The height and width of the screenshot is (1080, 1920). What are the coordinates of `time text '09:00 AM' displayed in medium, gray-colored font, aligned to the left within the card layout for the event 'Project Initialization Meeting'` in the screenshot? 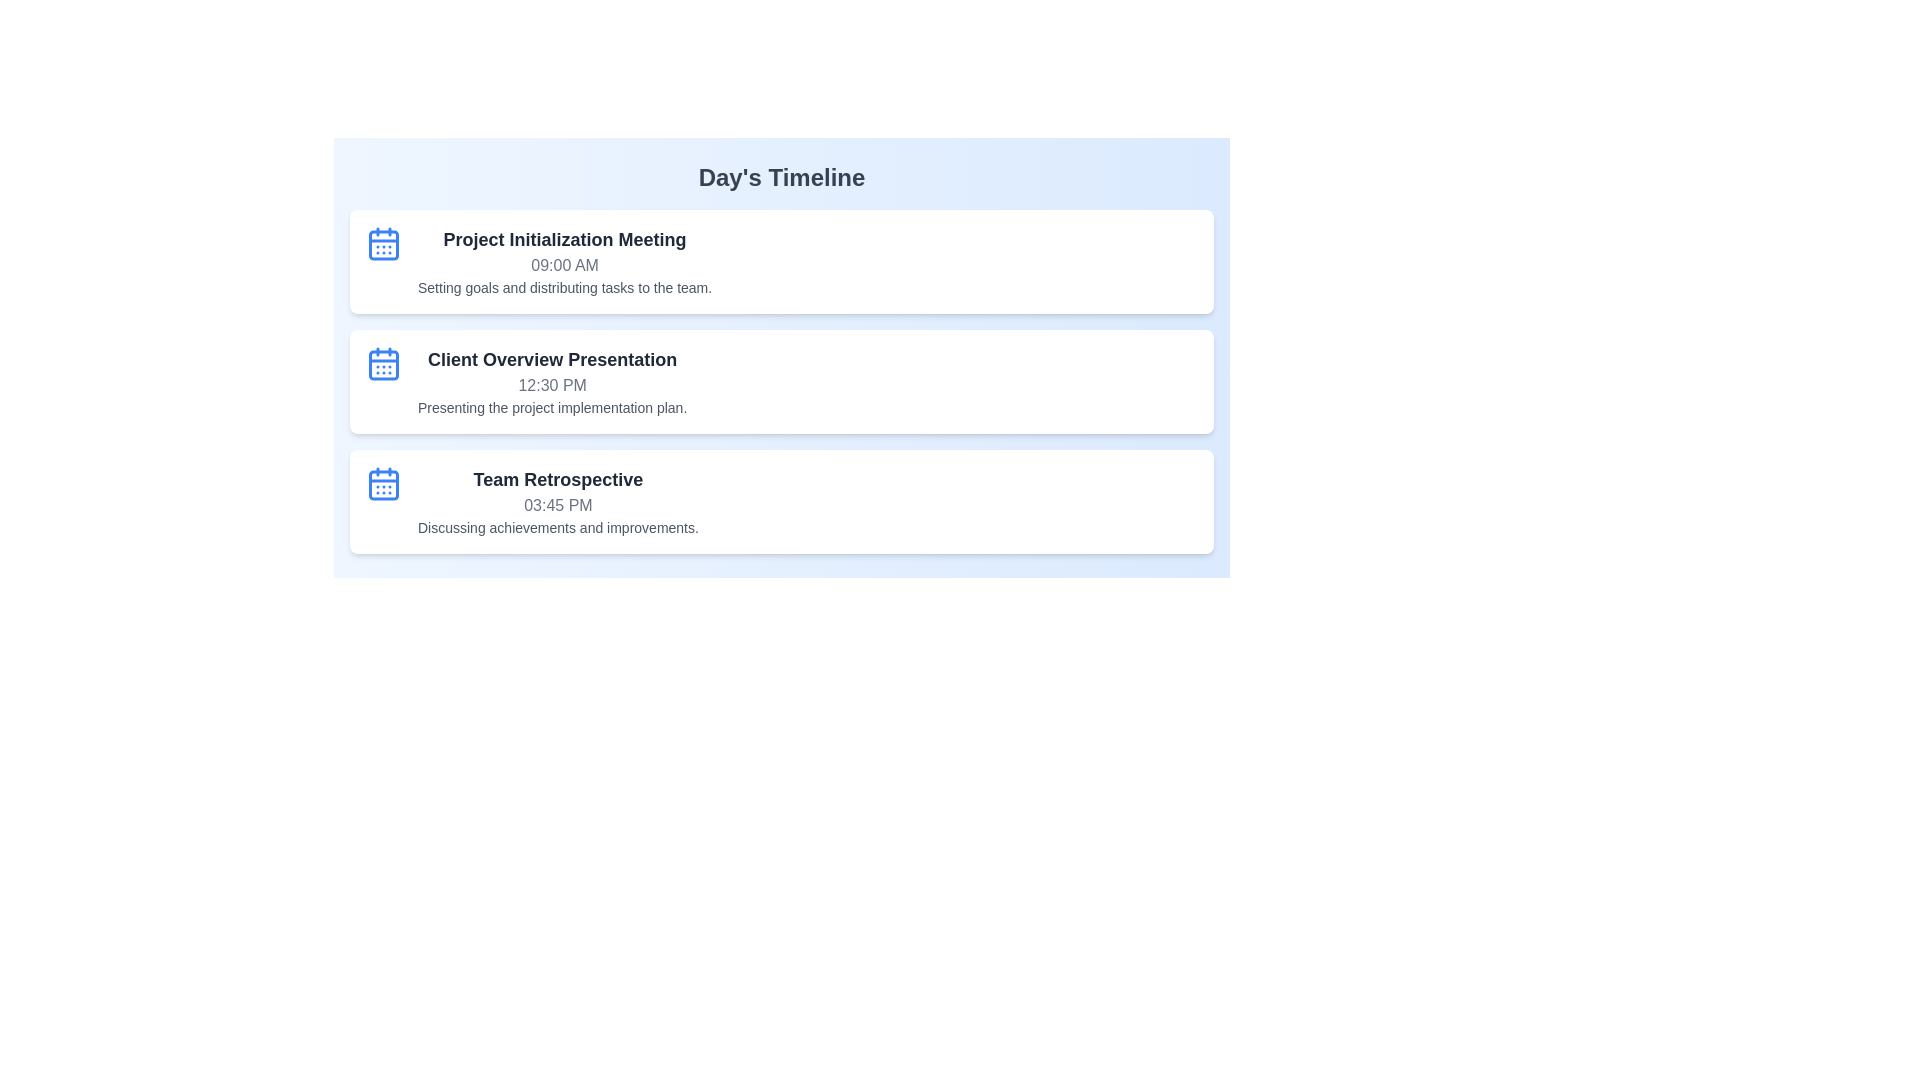 It's located at (564, 265).